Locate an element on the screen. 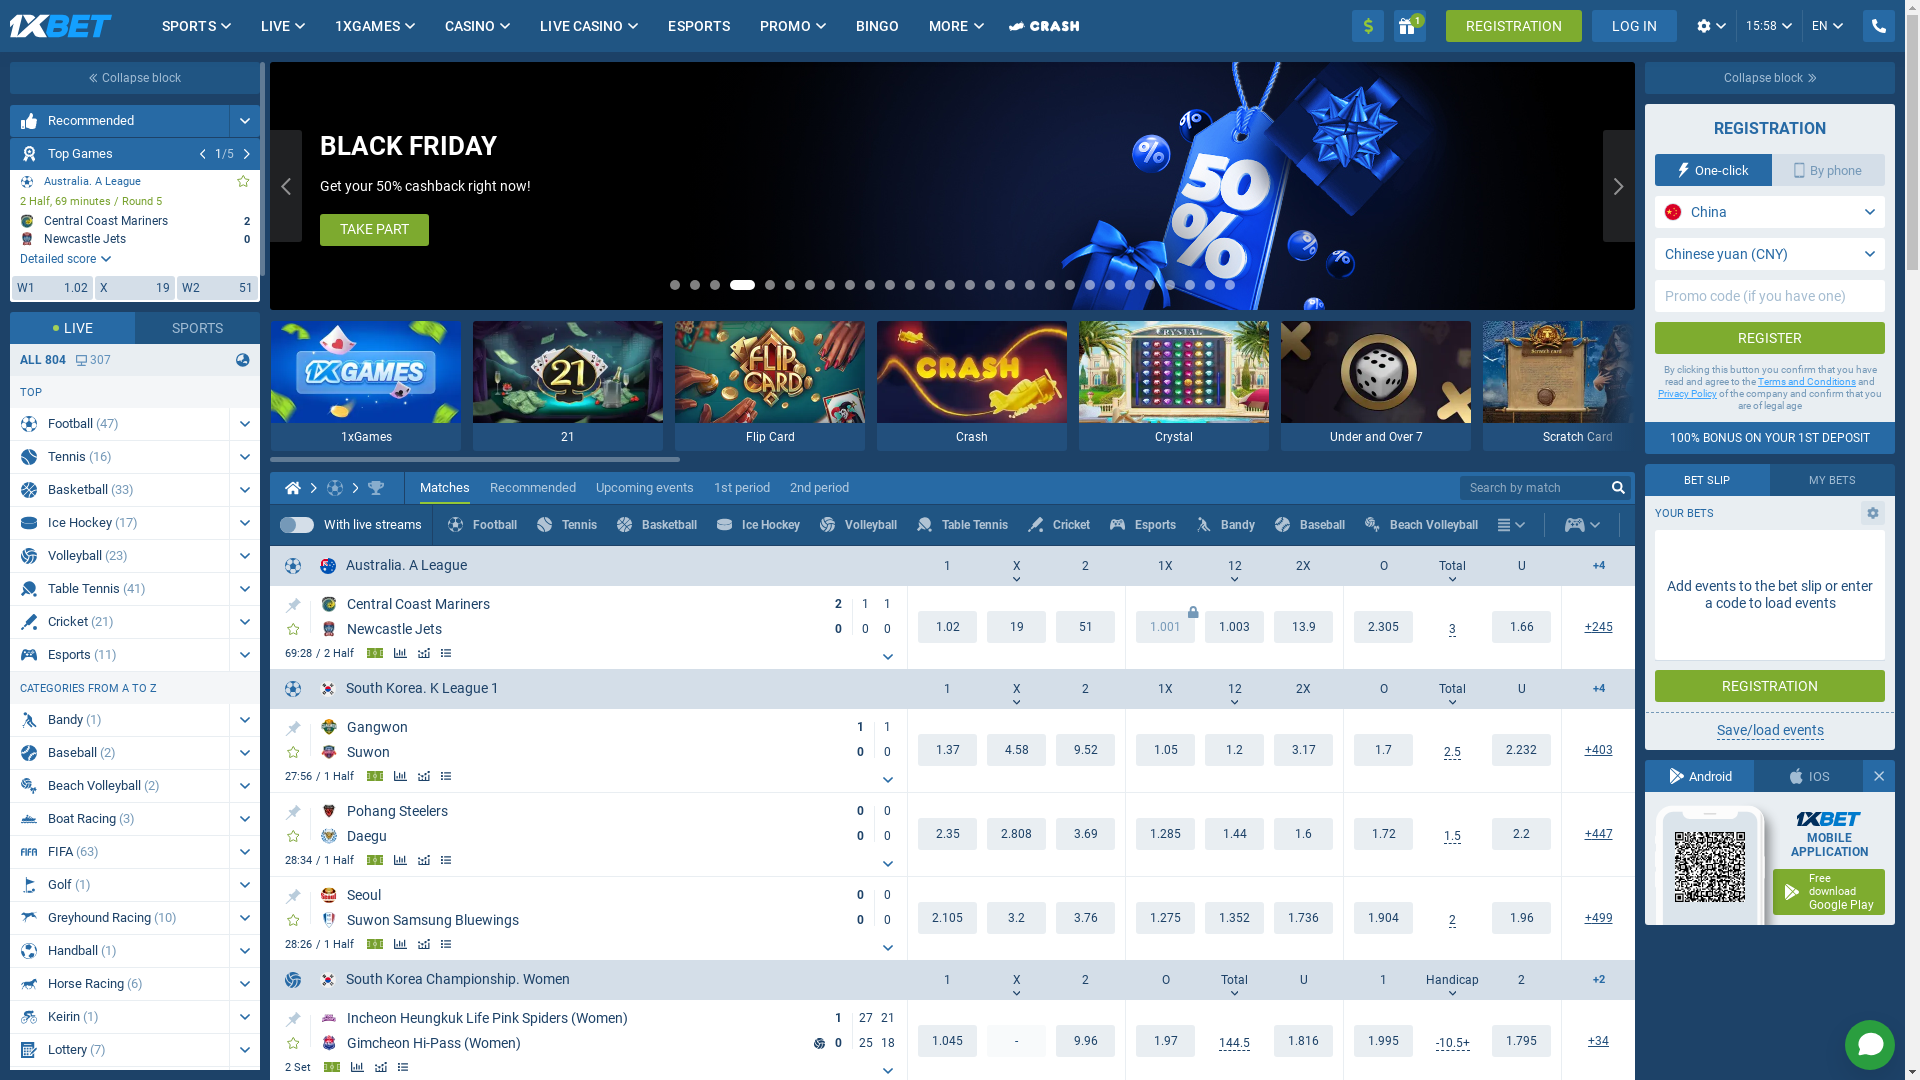 The height and width of the screenshot is (1080, 1920). 'LIVE CASINO' is located at coordinates (580, 26).